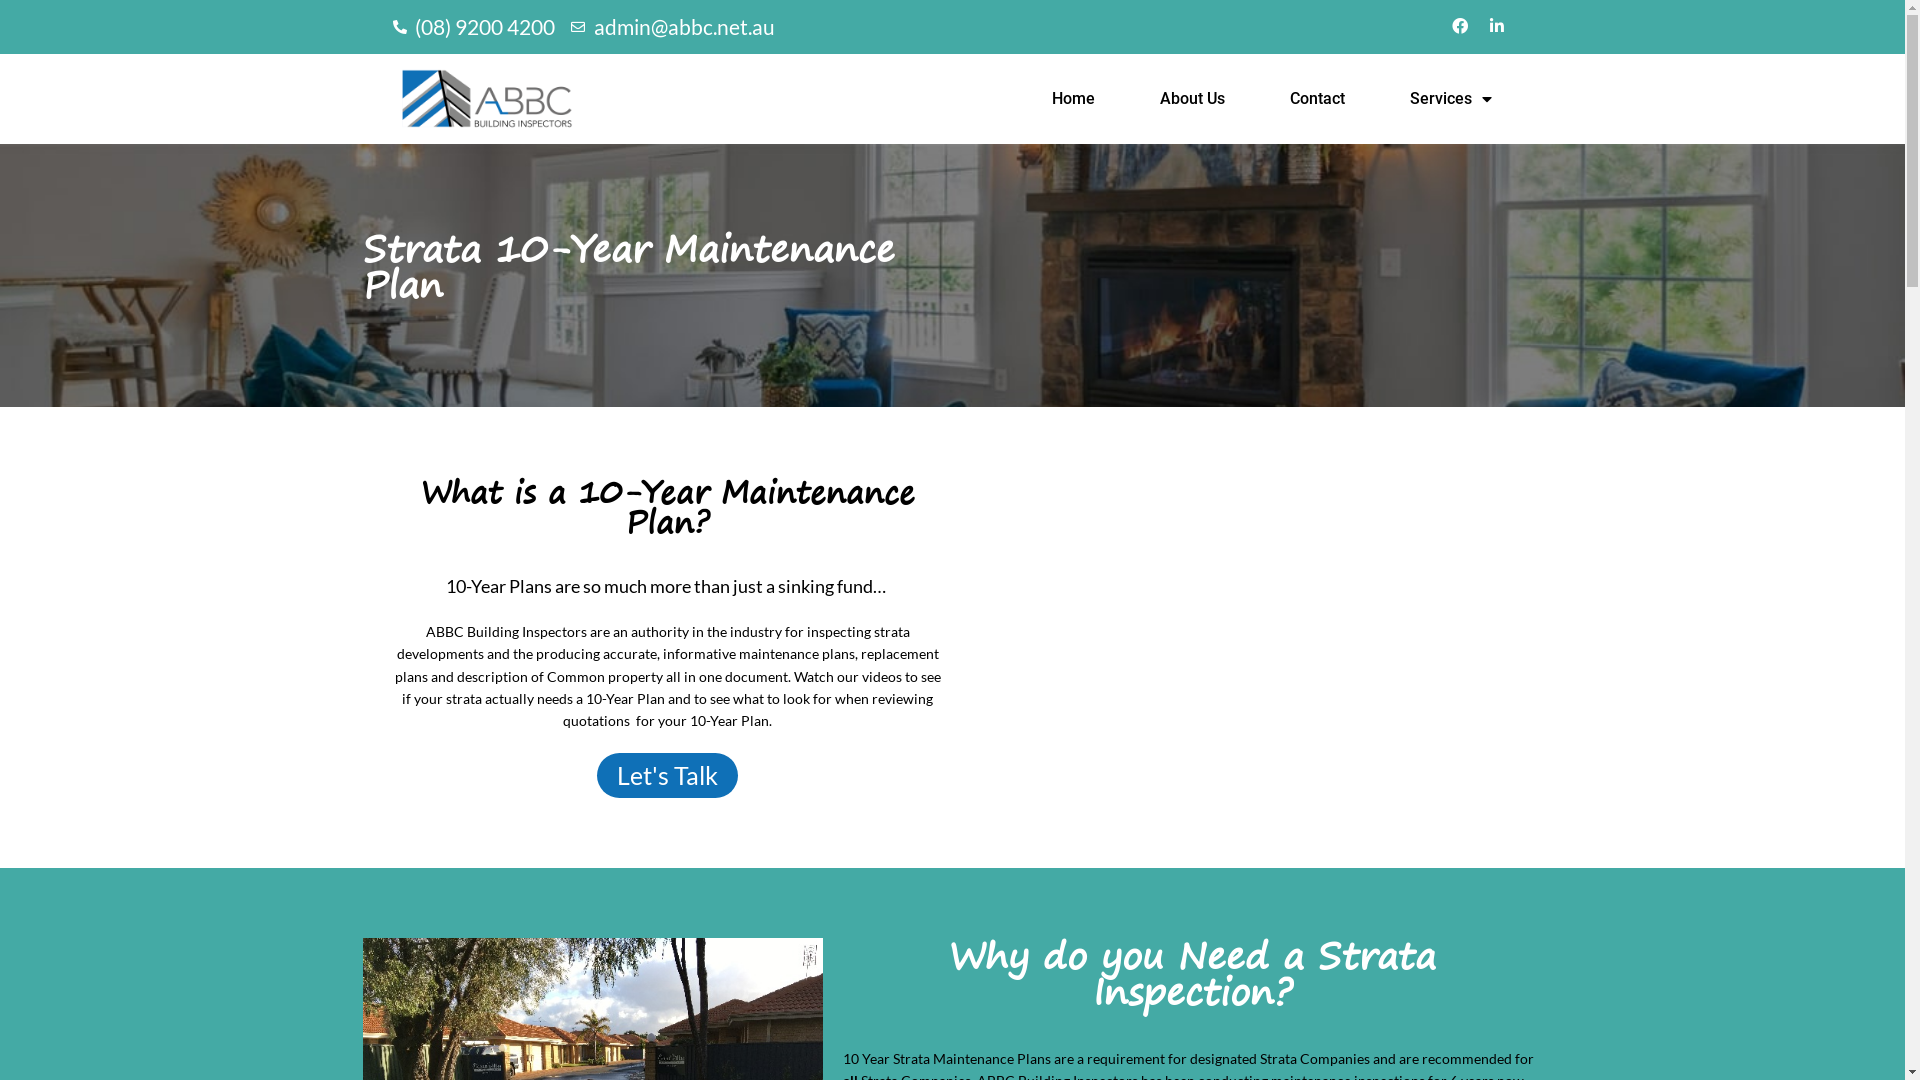  What do you see at coordinates (1072, 99) in the screenshot?
I see `'Home'` at bounding box center [1072, 99].